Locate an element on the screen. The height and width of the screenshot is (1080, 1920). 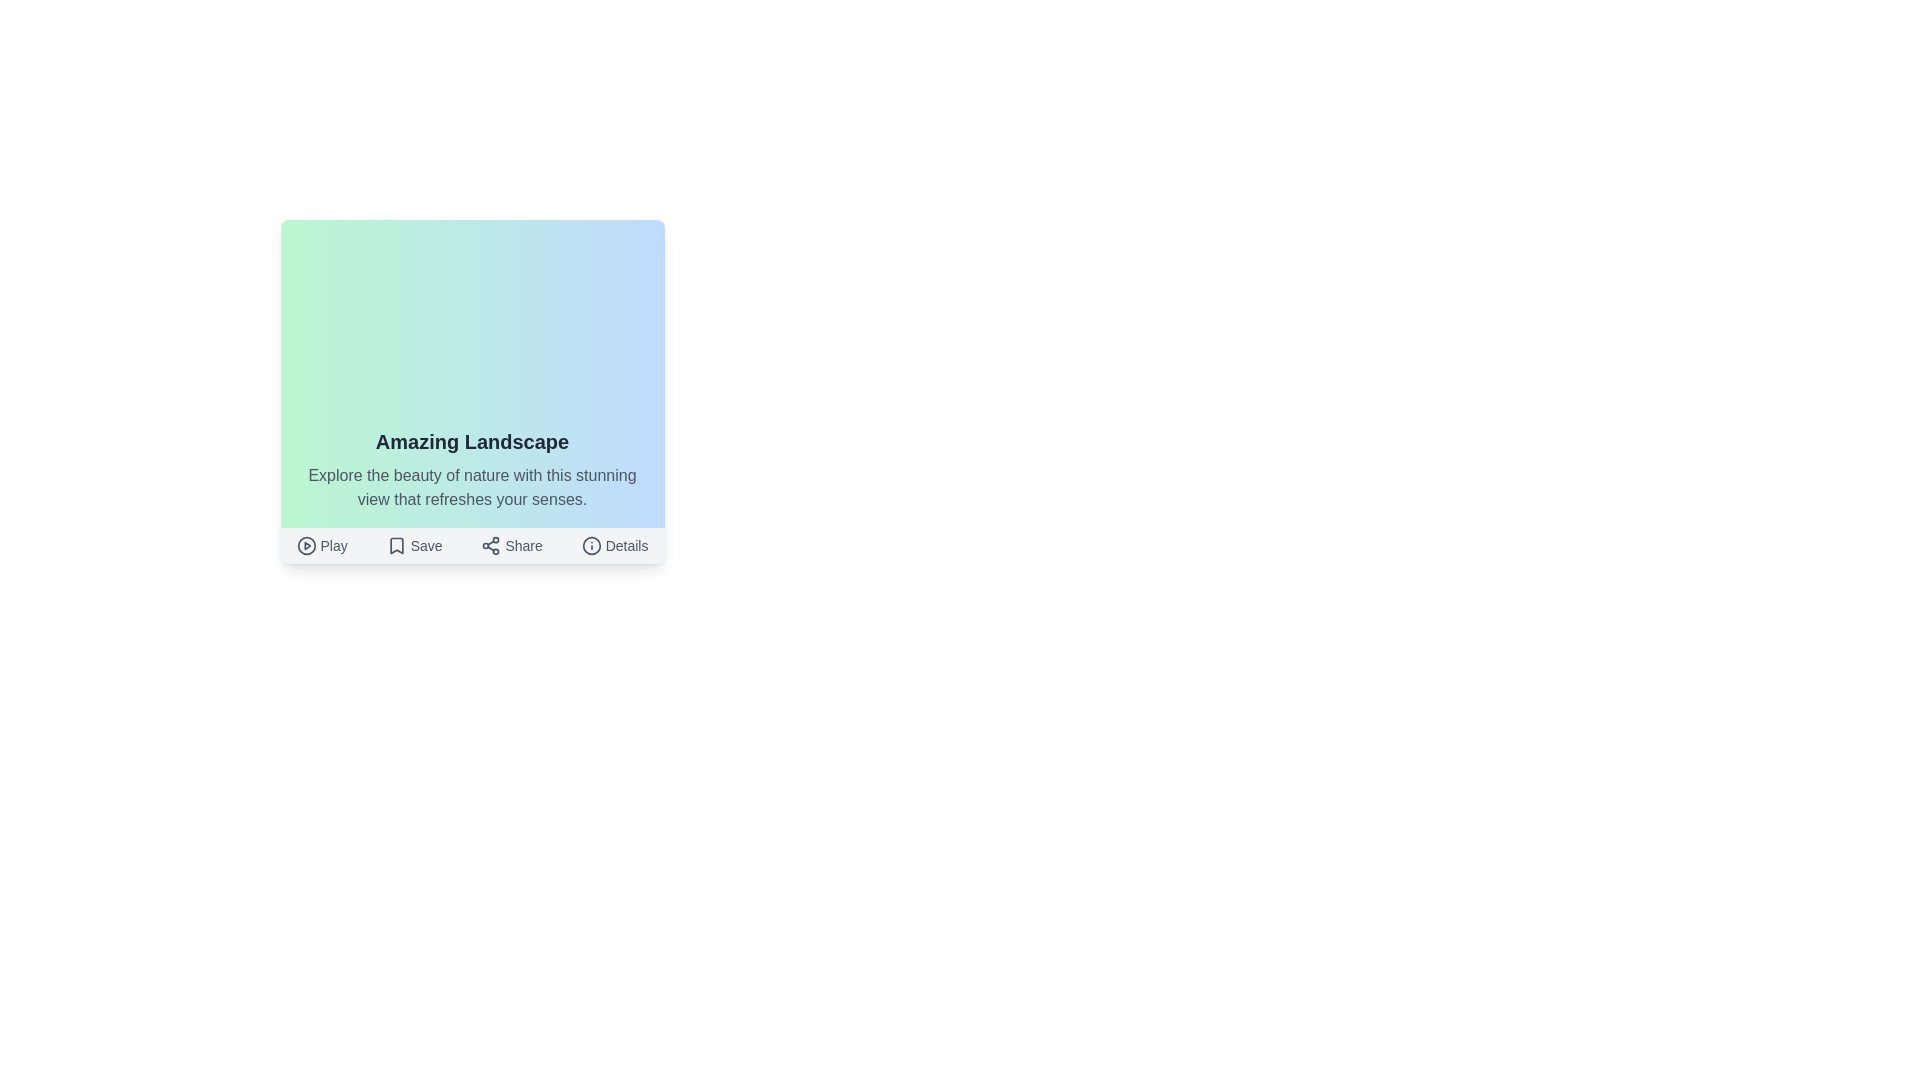
the SVG bookmark icon located between the 'Play' icon and 'Share' icon is located at coordinates (396, 546).